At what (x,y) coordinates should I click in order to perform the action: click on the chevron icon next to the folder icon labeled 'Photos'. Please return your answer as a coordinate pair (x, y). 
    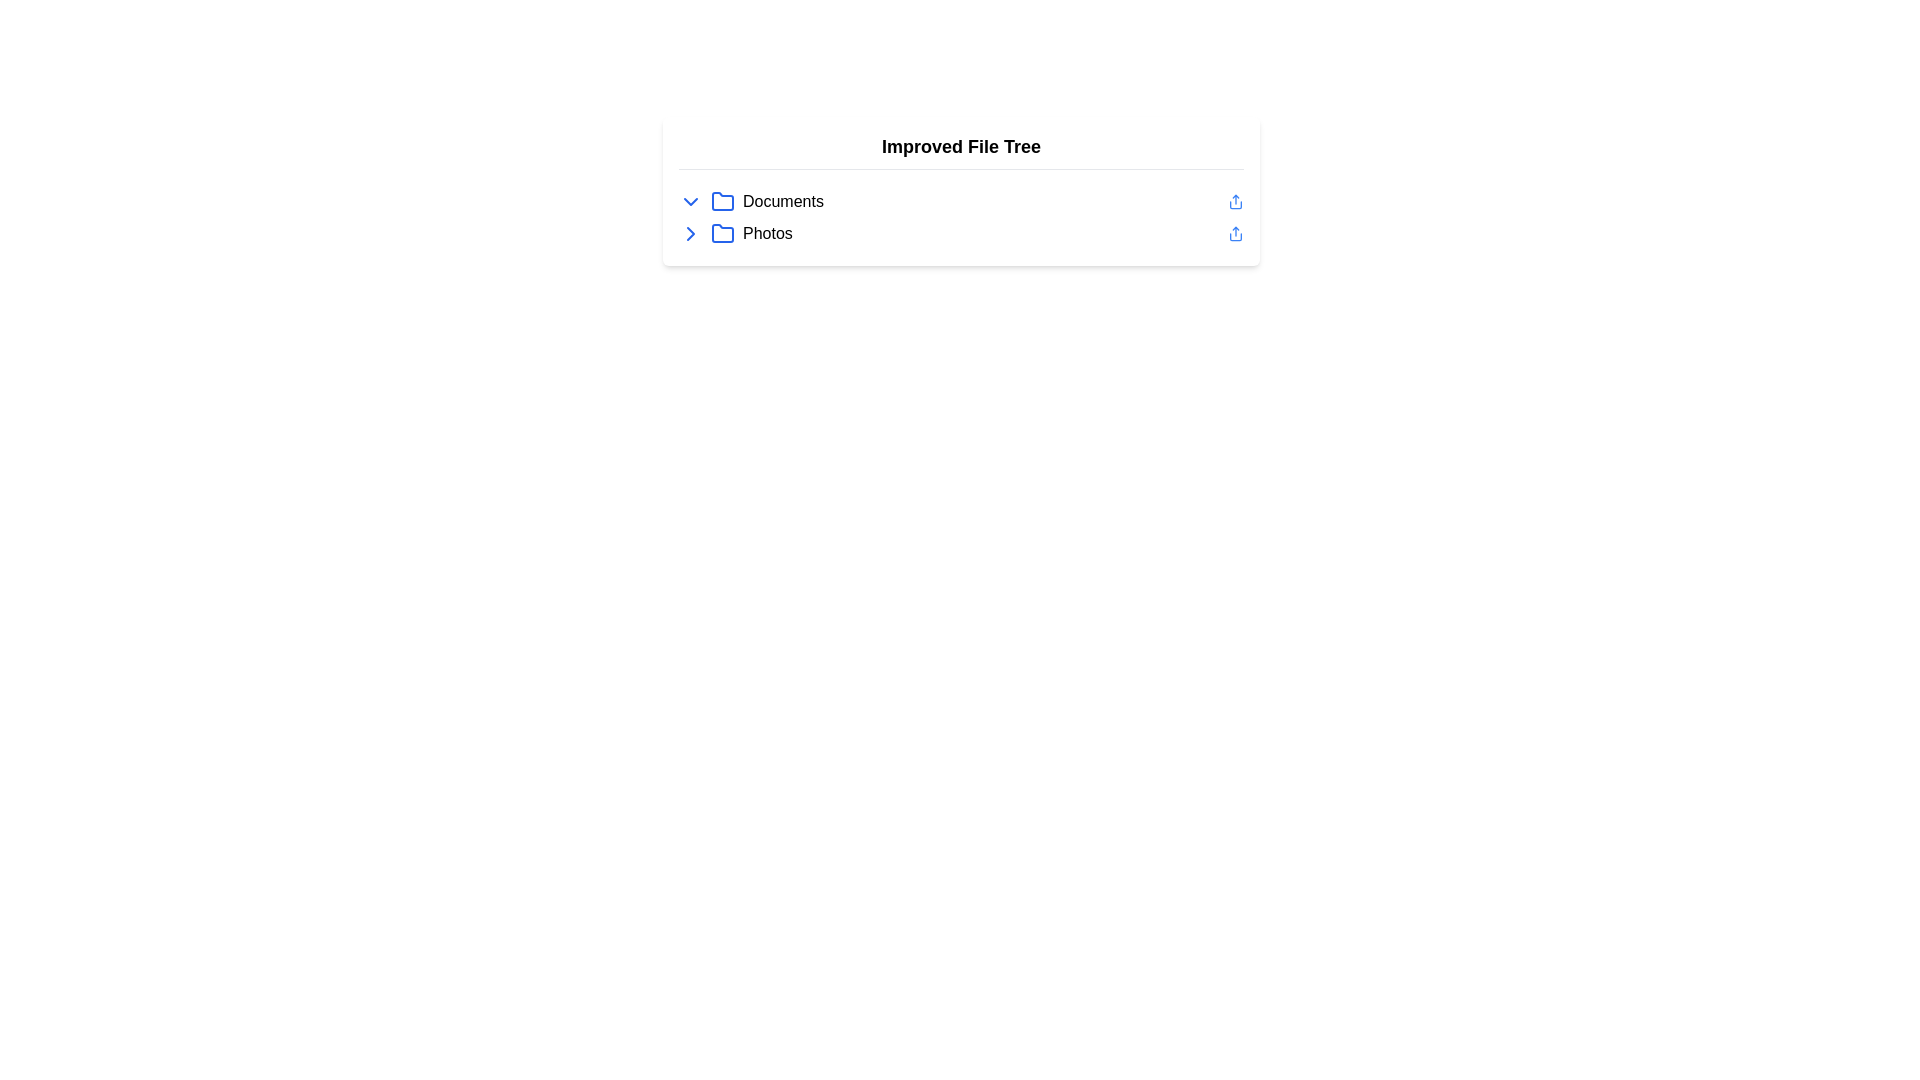
    Looking at the image, I should click on (706, 233).